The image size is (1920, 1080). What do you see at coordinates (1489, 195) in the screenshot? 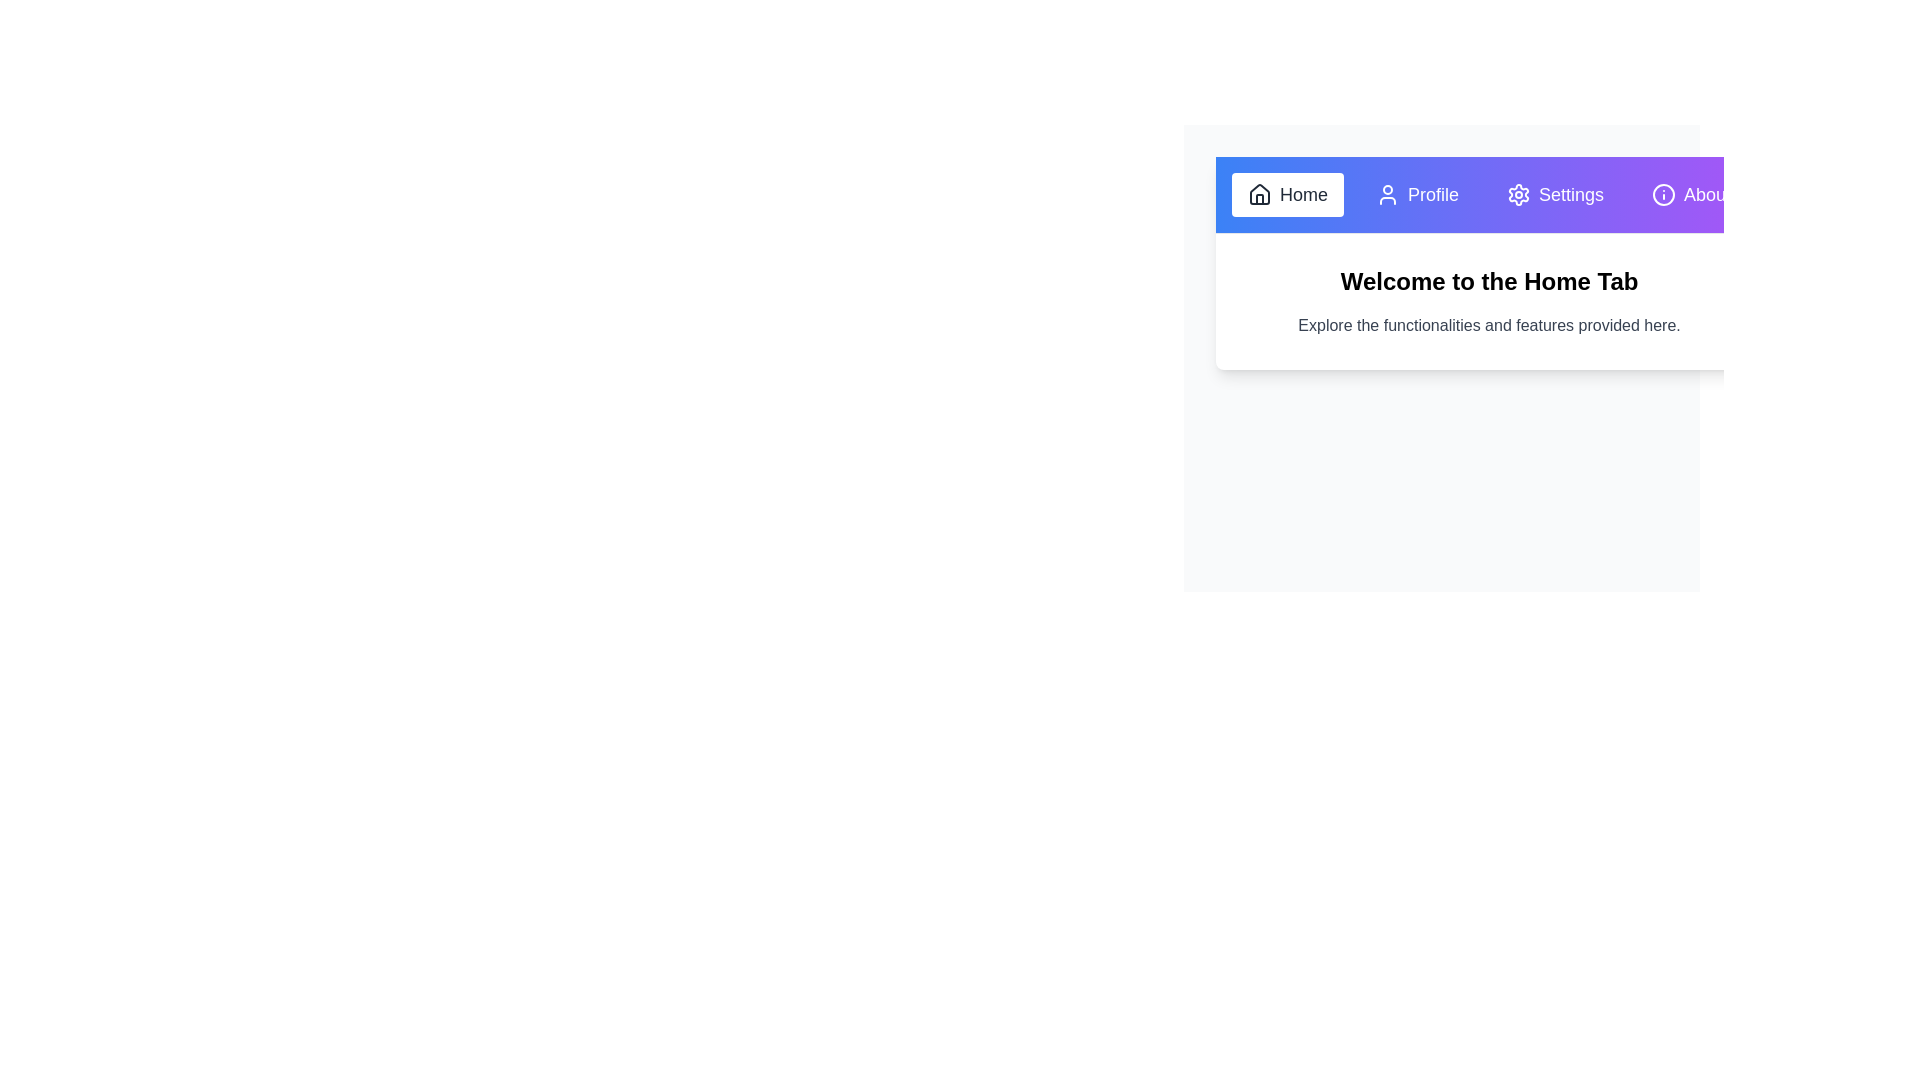
I see `the navigation bar at the center coordinates` at bounding box center [1489, 195].